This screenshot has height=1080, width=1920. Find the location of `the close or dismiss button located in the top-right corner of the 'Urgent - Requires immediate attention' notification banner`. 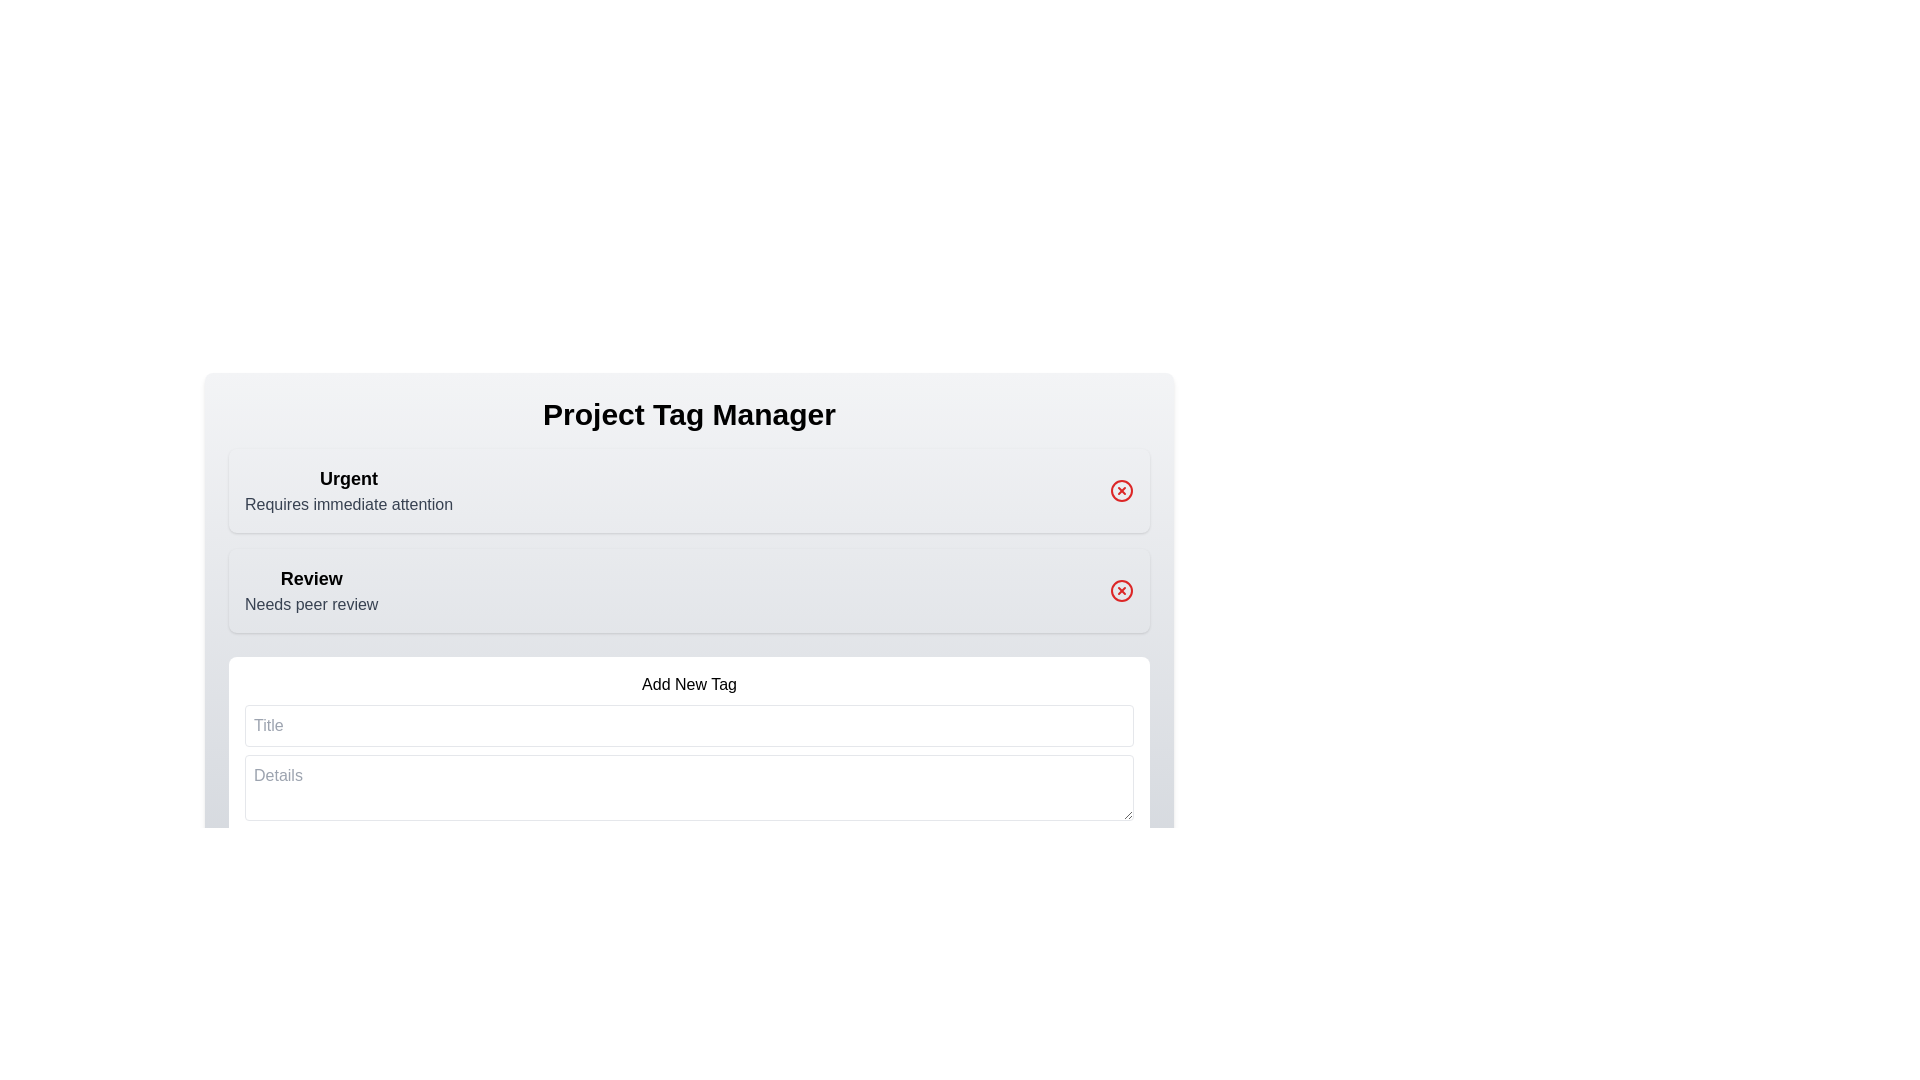

the close or dismiss button located in the top-right corner of the 'Urgent - Requires immediate attention' notification banner is located at coordinates (1122, 490).